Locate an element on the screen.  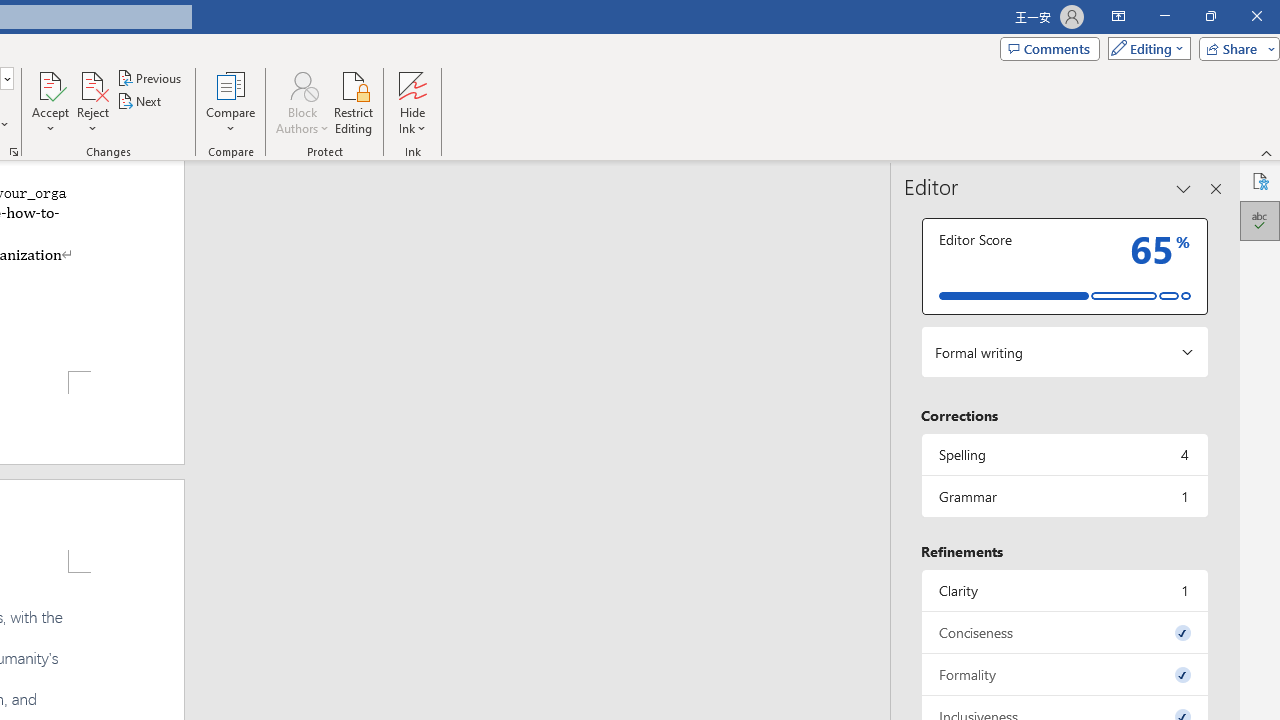
'Previous' is located at coordinates (150, 77).